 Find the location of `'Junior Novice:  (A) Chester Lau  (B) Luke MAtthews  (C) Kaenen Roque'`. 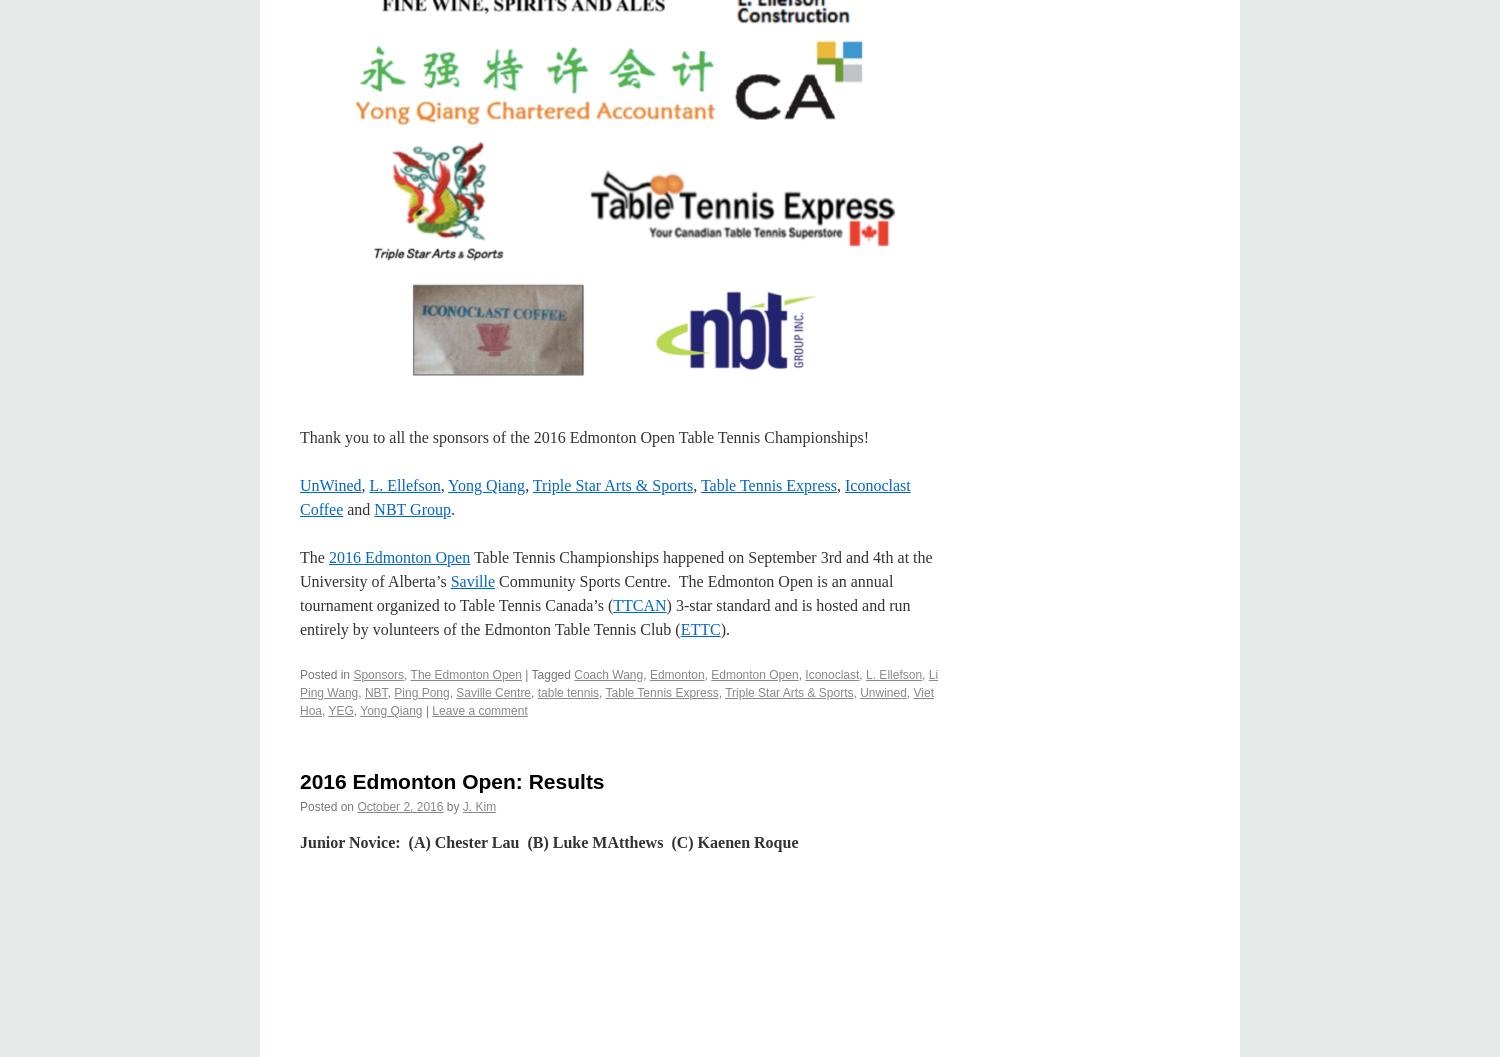

'Junior Novice:  (A) Chester Lau  (B) Luke MAtthews  (C) Kaenen Roque' is located at coordinates (300, 841).